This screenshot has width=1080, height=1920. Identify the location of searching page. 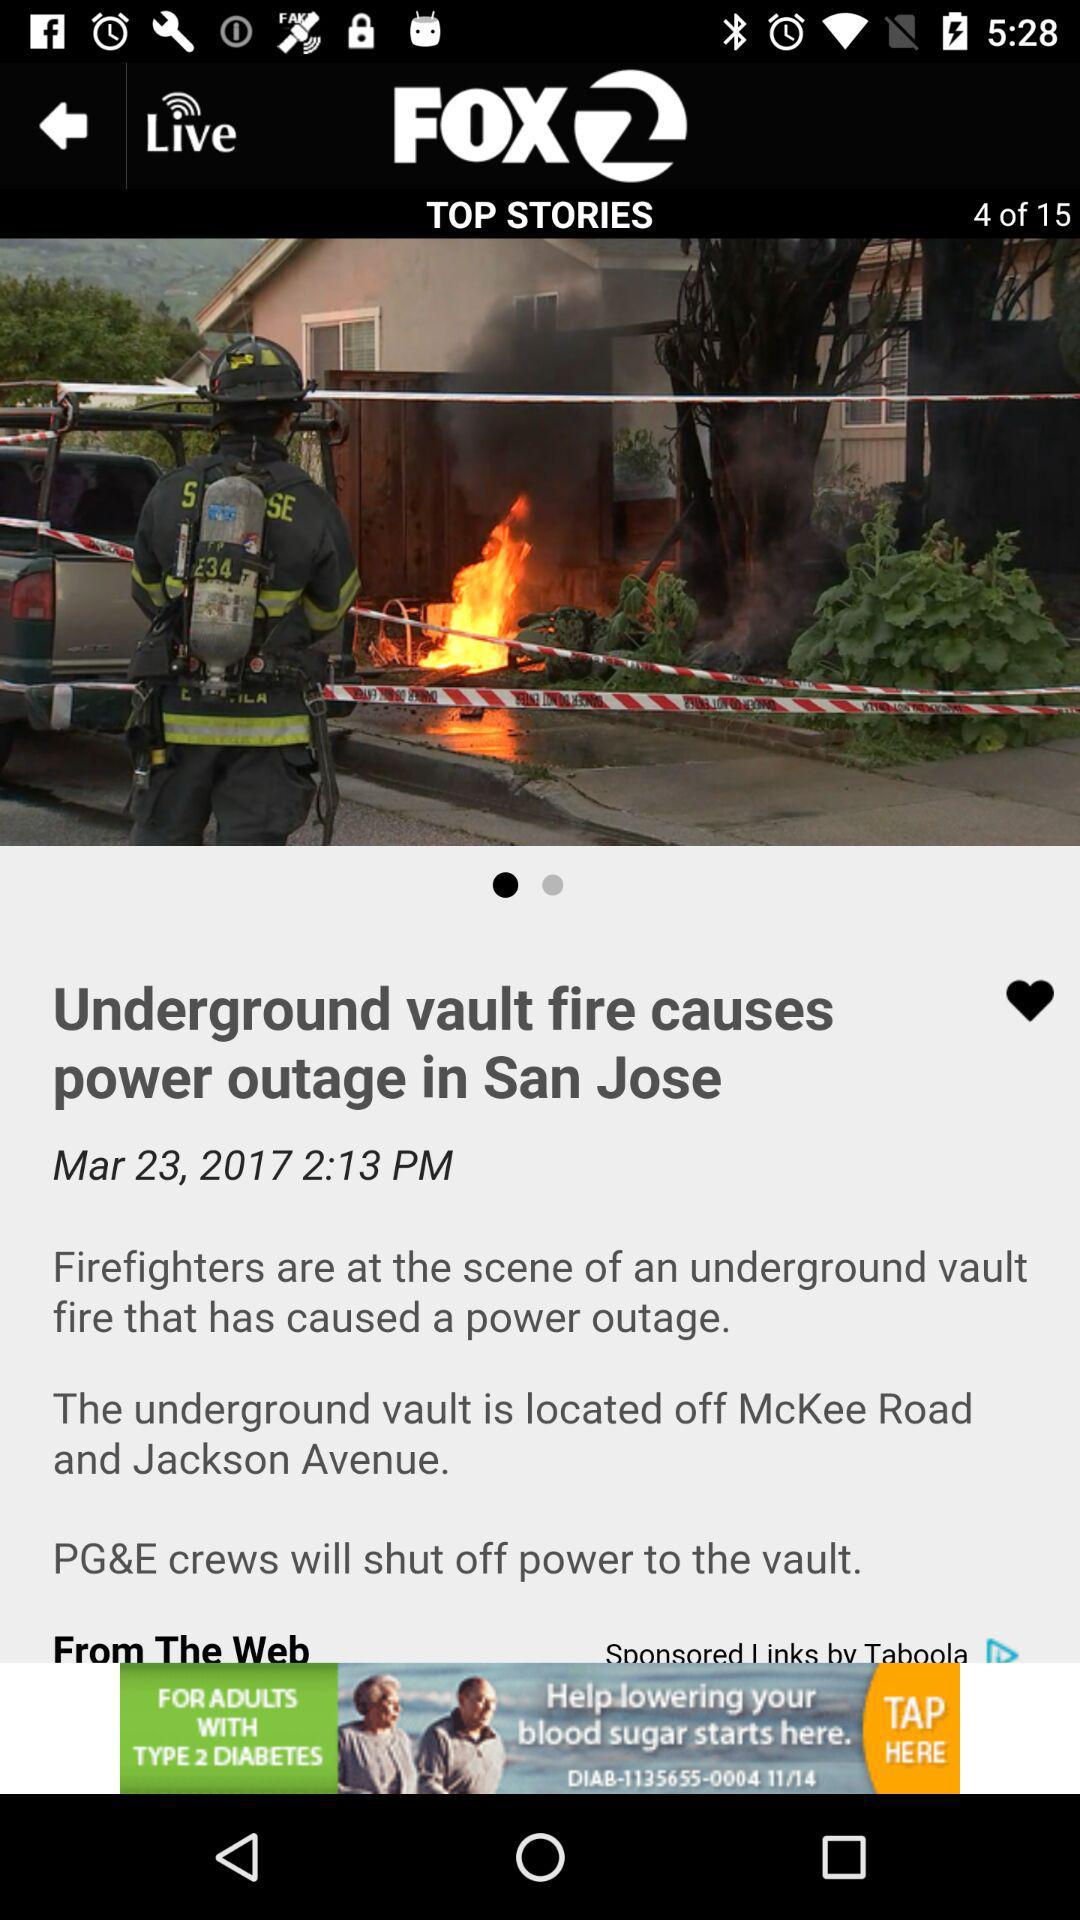
(540, 124).